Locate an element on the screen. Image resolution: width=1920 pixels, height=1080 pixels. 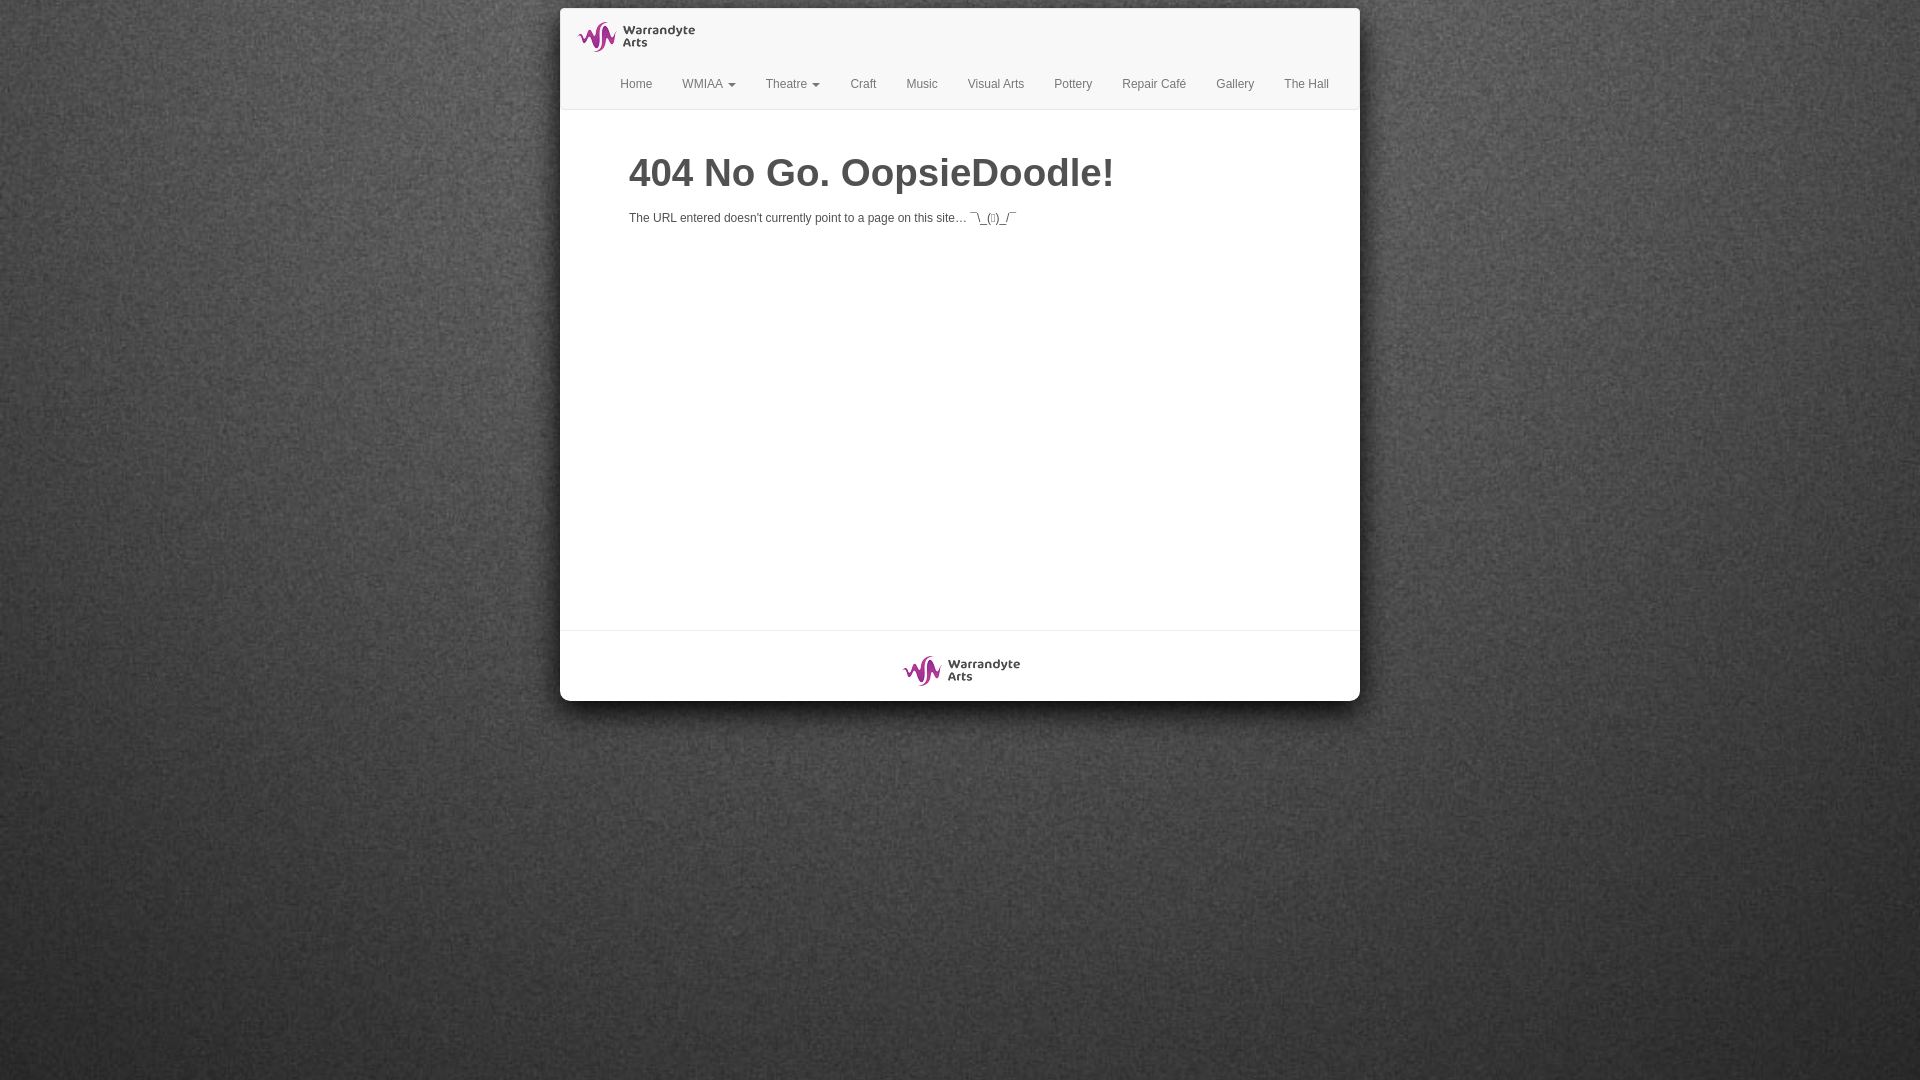
'Gallery' is located at coordinates (1200, 83).